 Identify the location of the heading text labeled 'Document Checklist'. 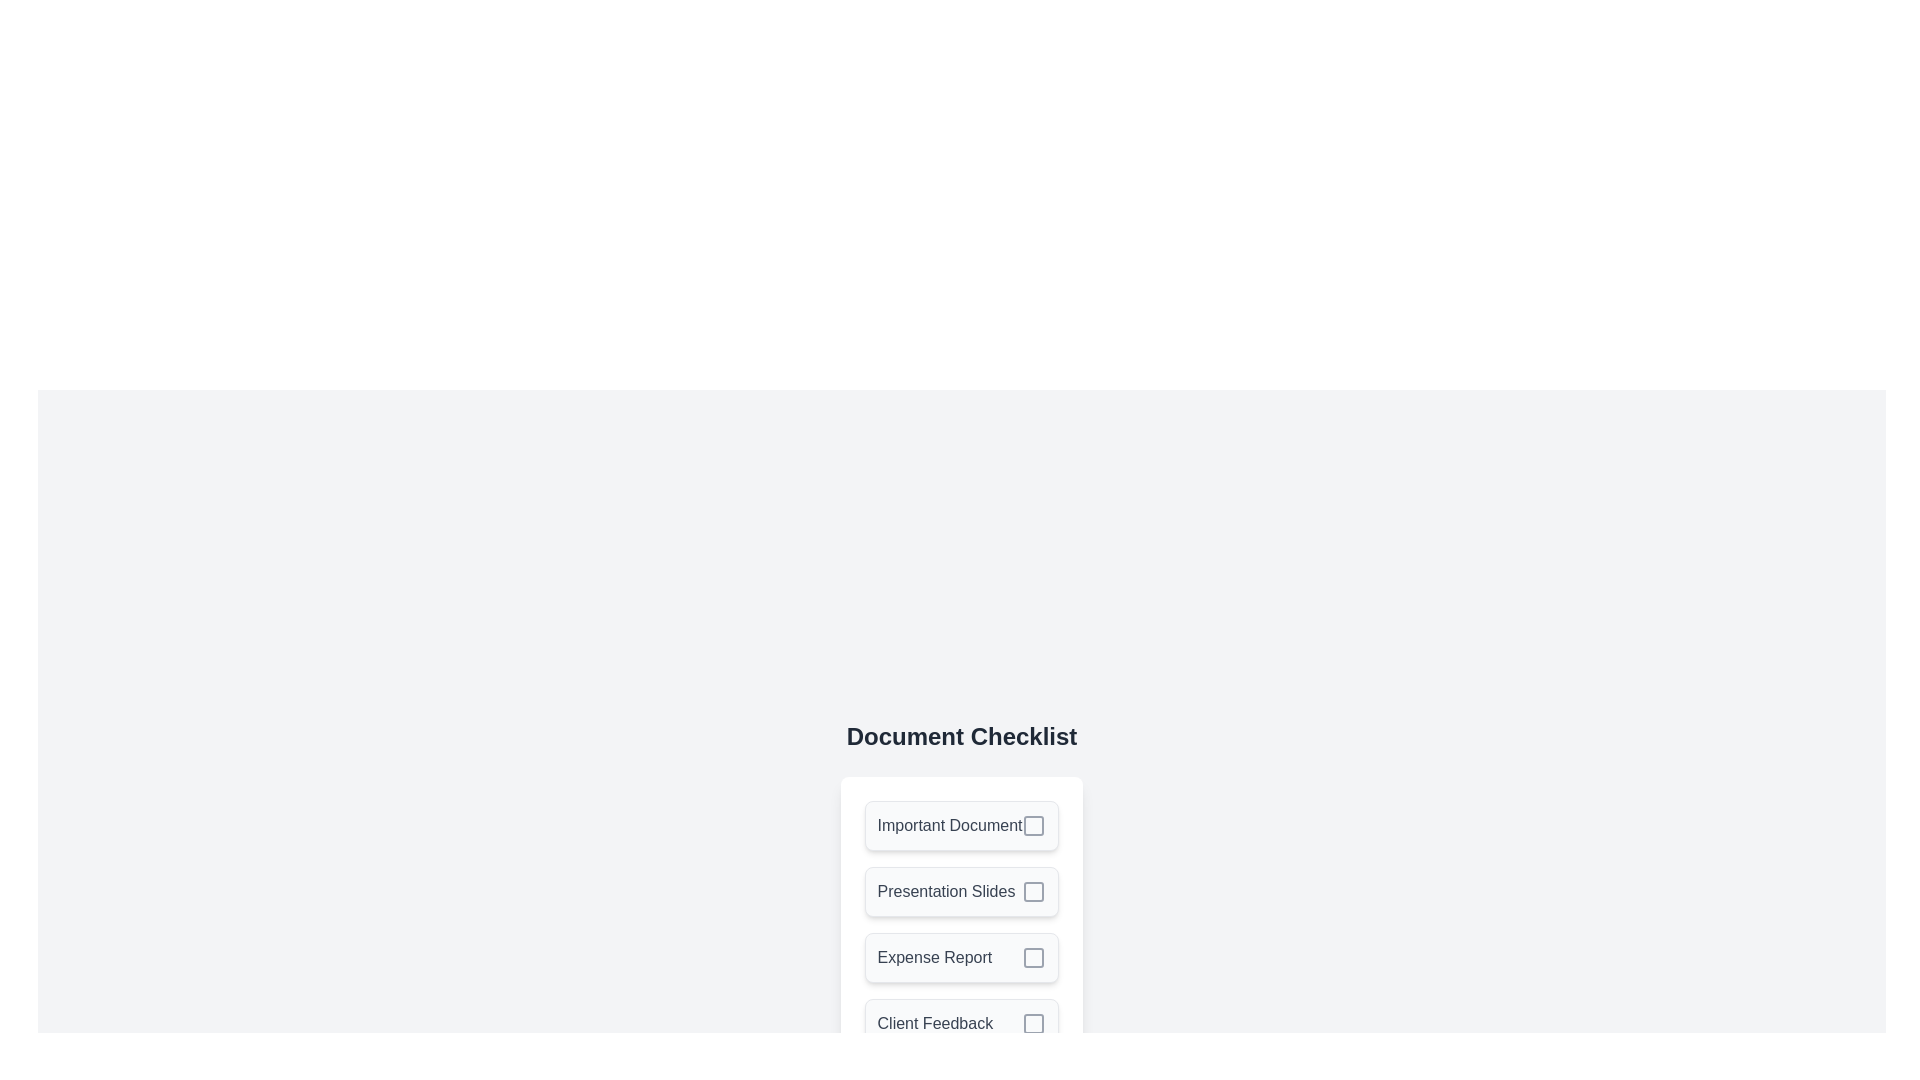
(961, 736).